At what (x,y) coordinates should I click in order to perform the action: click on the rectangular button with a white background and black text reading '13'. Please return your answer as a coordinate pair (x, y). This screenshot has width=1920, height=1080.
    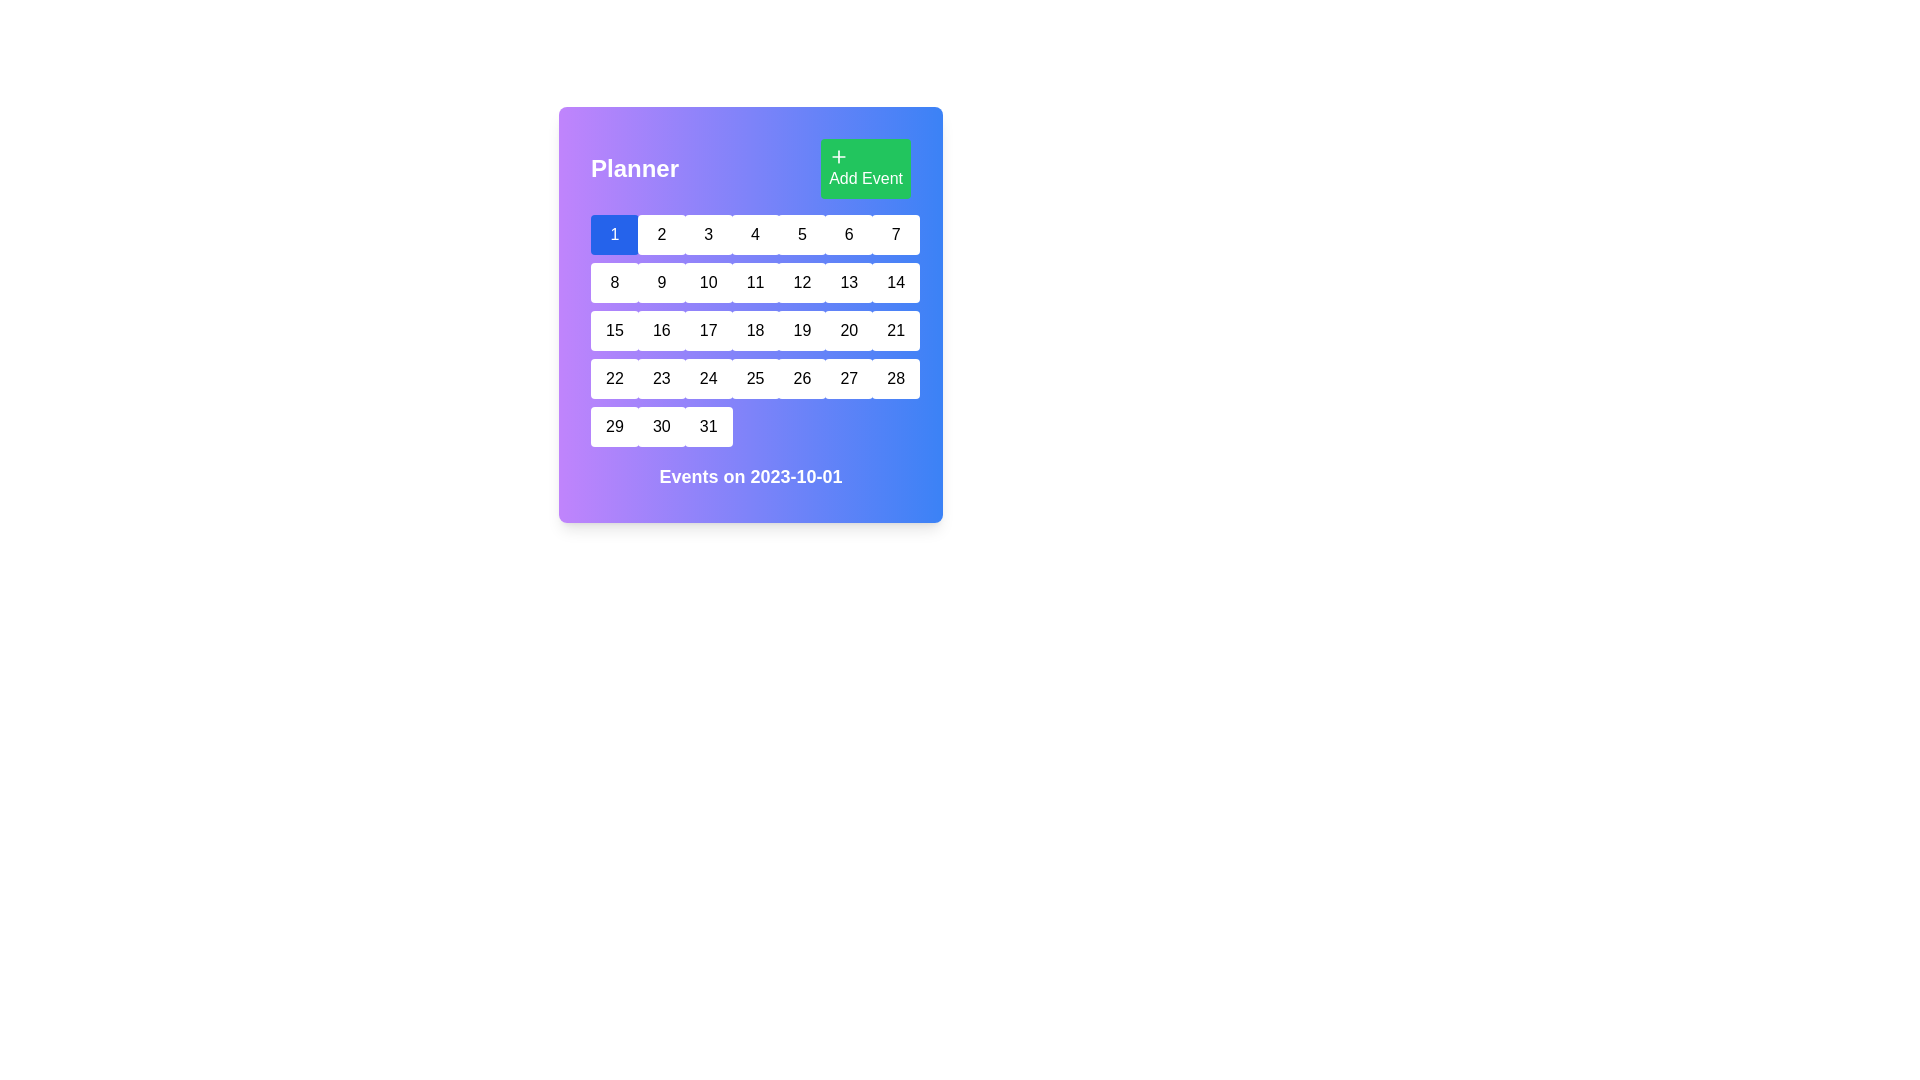
    Looking at the image, I should click on (849, 282).